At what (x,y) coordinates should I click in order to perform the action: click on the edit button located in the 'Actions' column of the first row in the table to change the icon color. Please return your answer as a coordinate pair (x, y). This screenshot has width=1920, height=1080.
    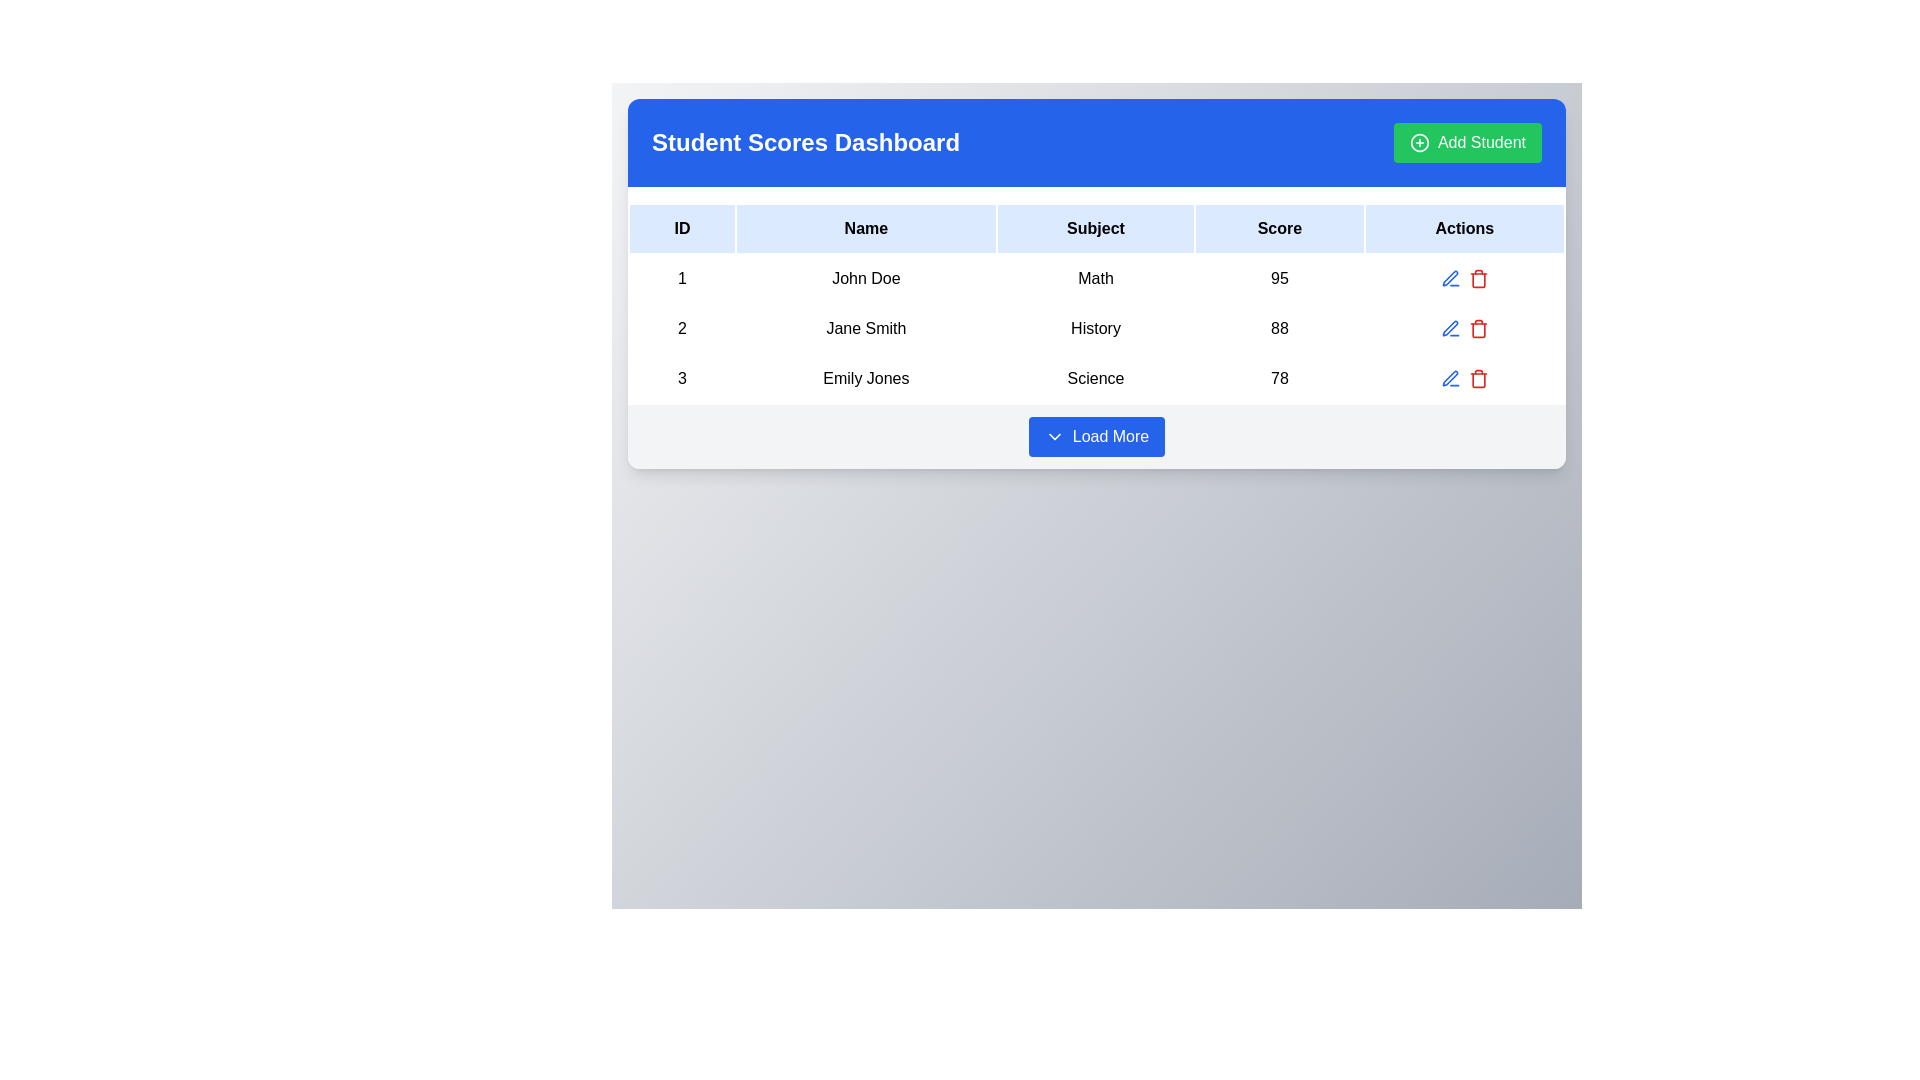
    Looking at the image, I should click on (1450, 278).